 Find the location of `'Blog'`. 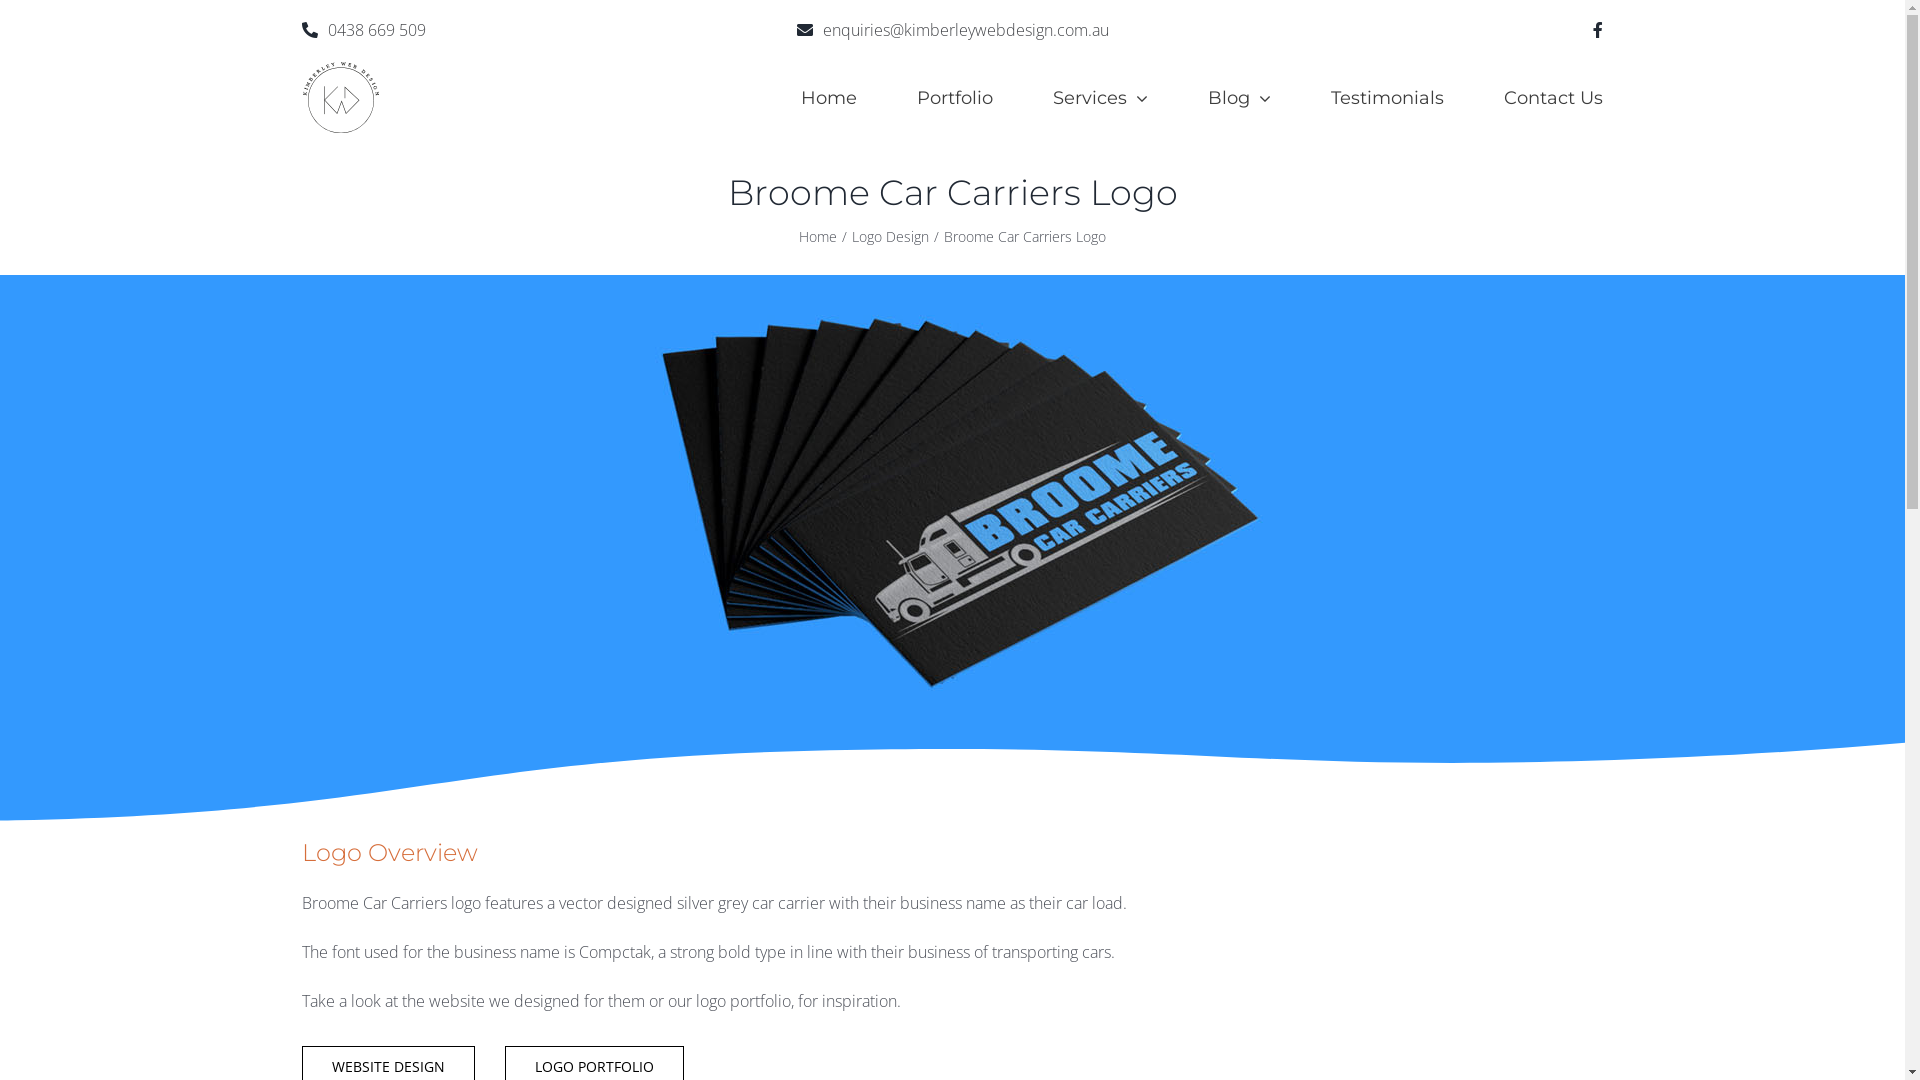

'Blog' is located at coordinates (1238, 97).